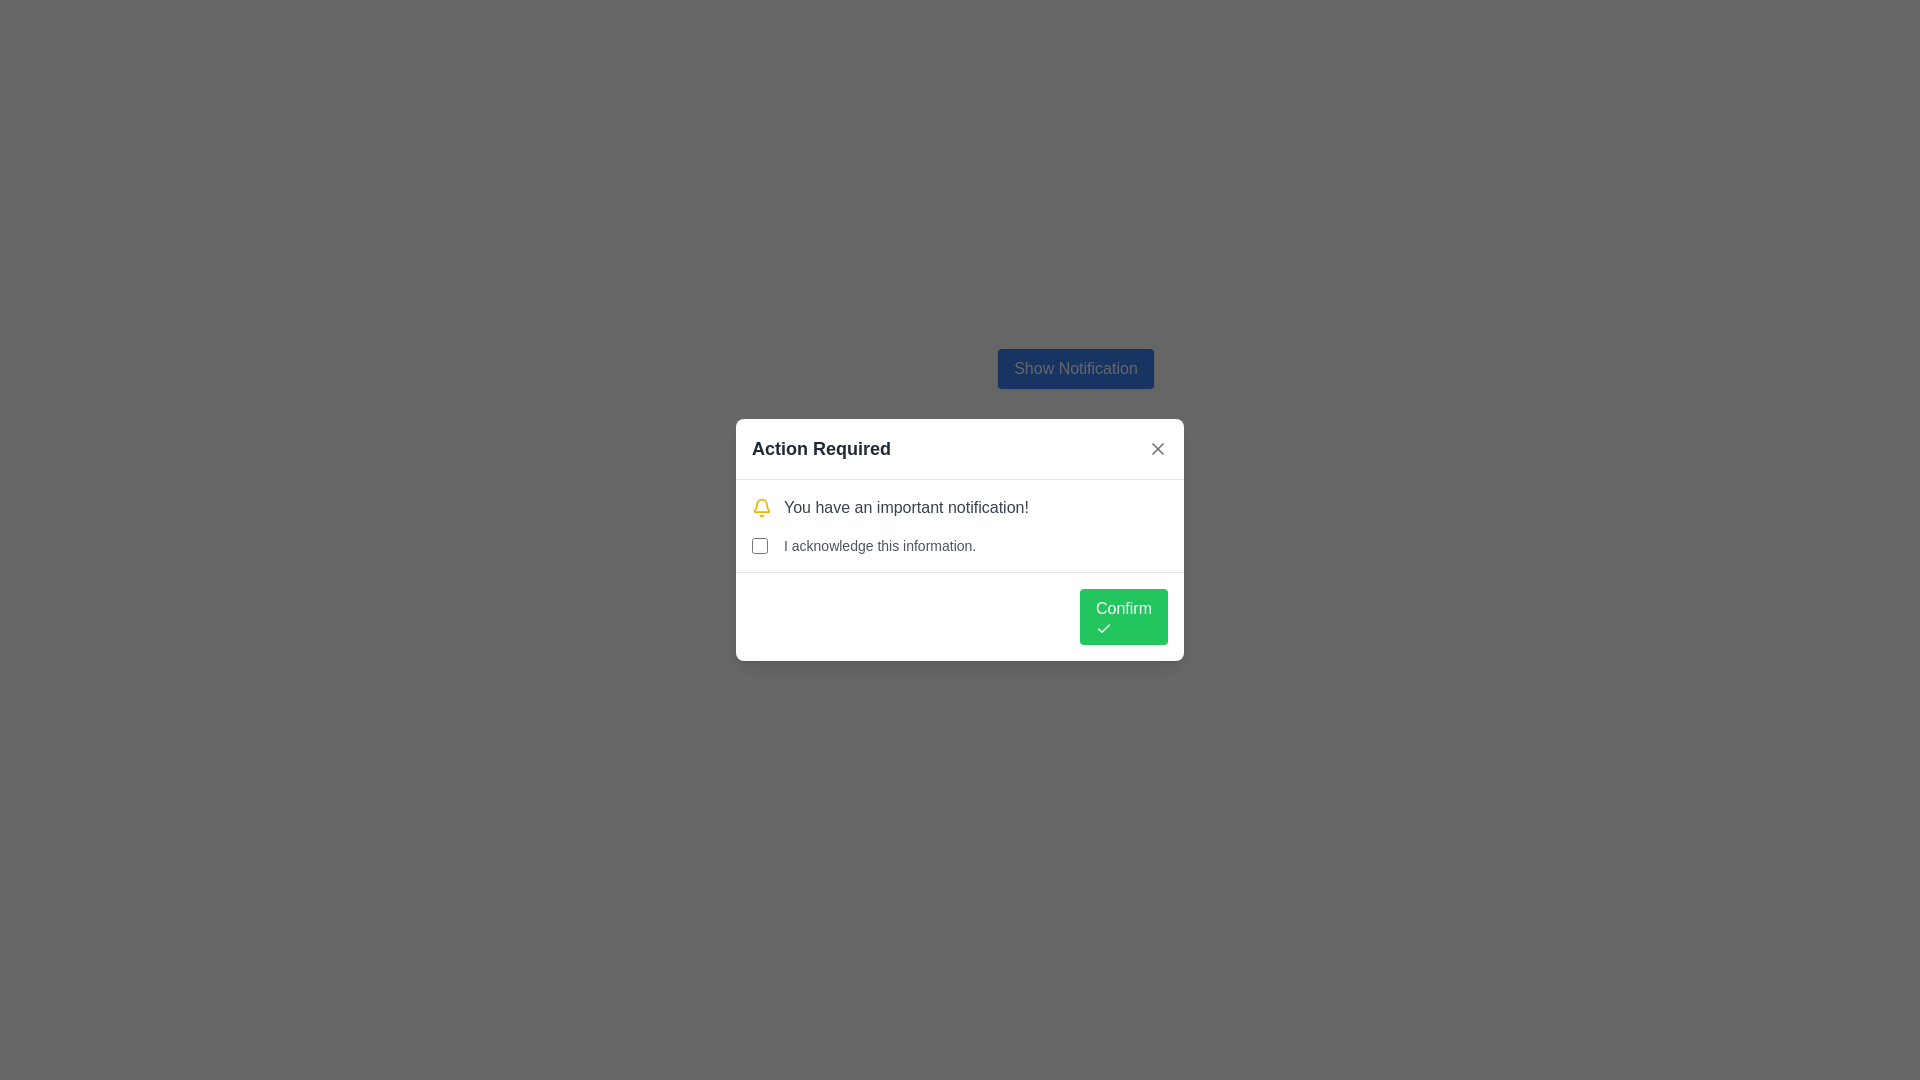 This screenshot has height=1080, width=1920. I want to click on the notification trigger button located at the top center of the dialog box interface to interact with its hover effects, so click(1074, 369).